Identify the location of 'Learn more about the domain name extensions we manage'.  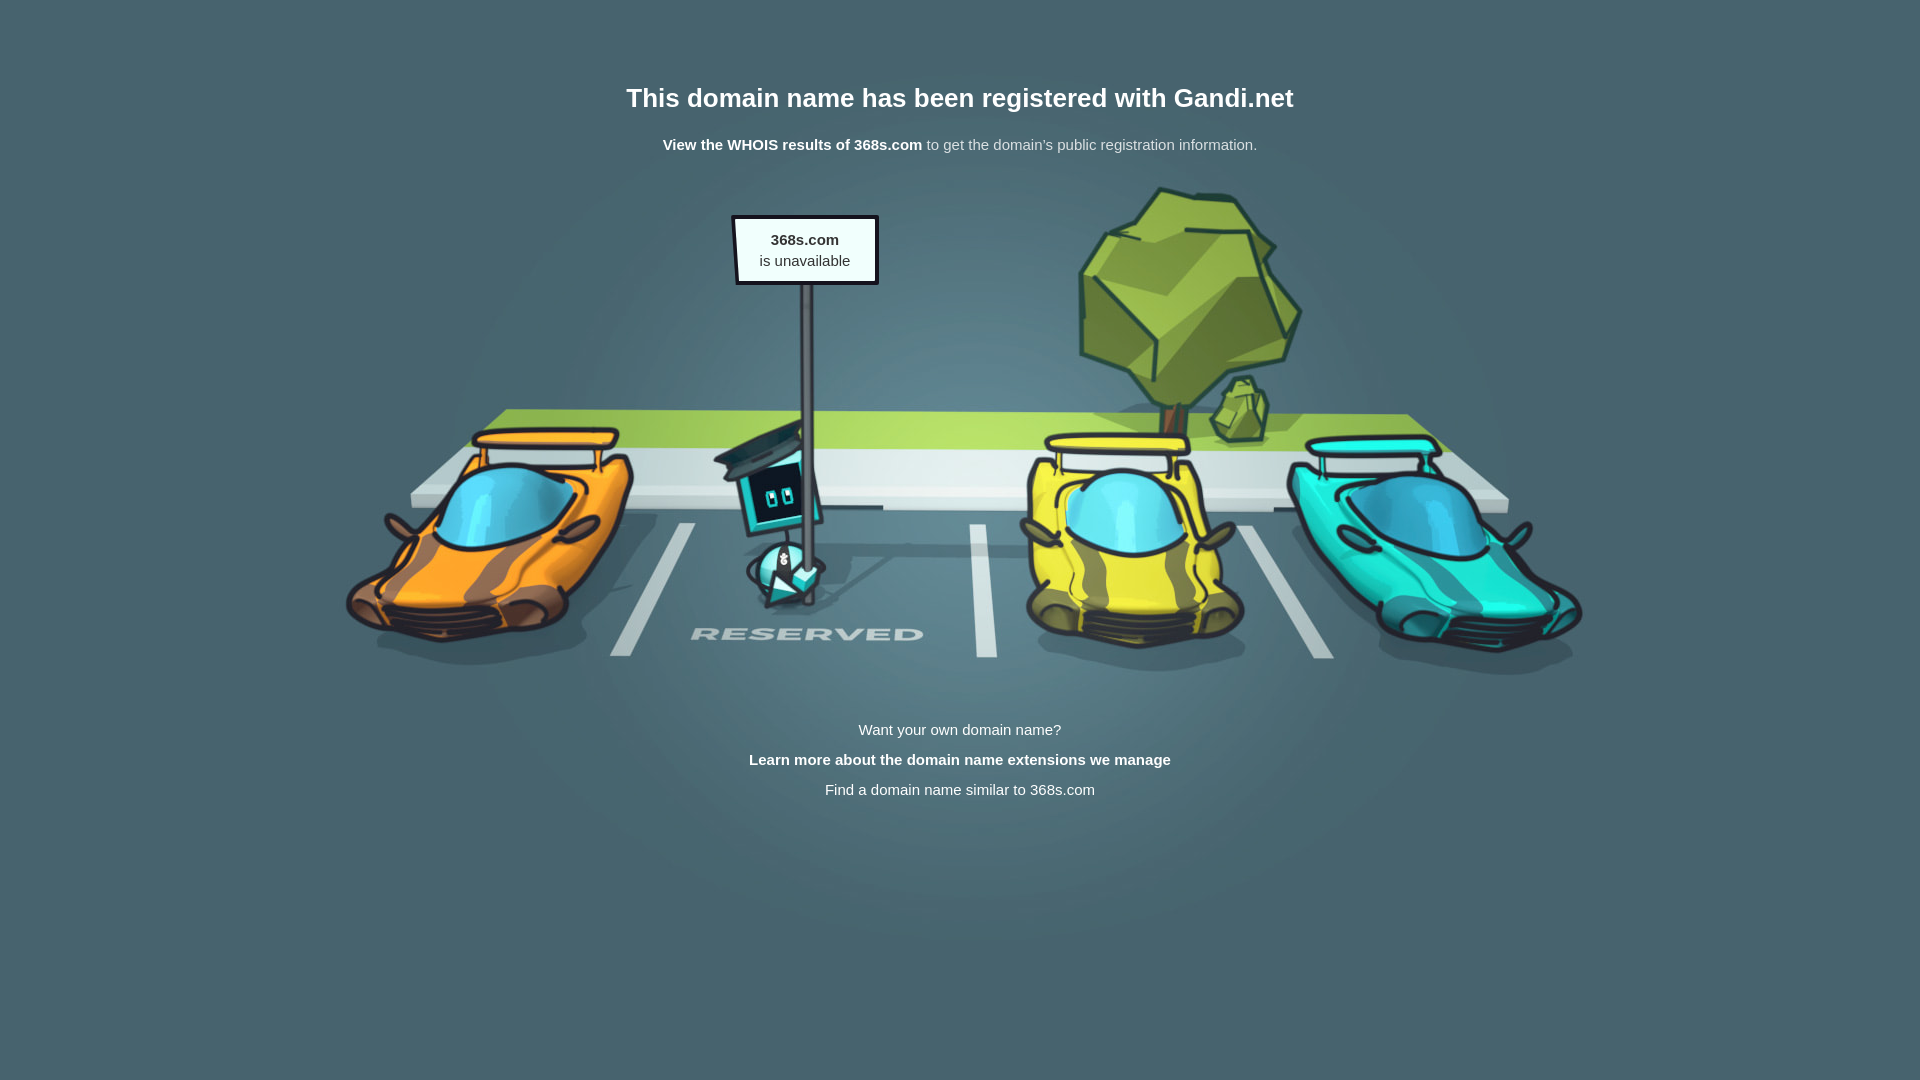
(960, 759).